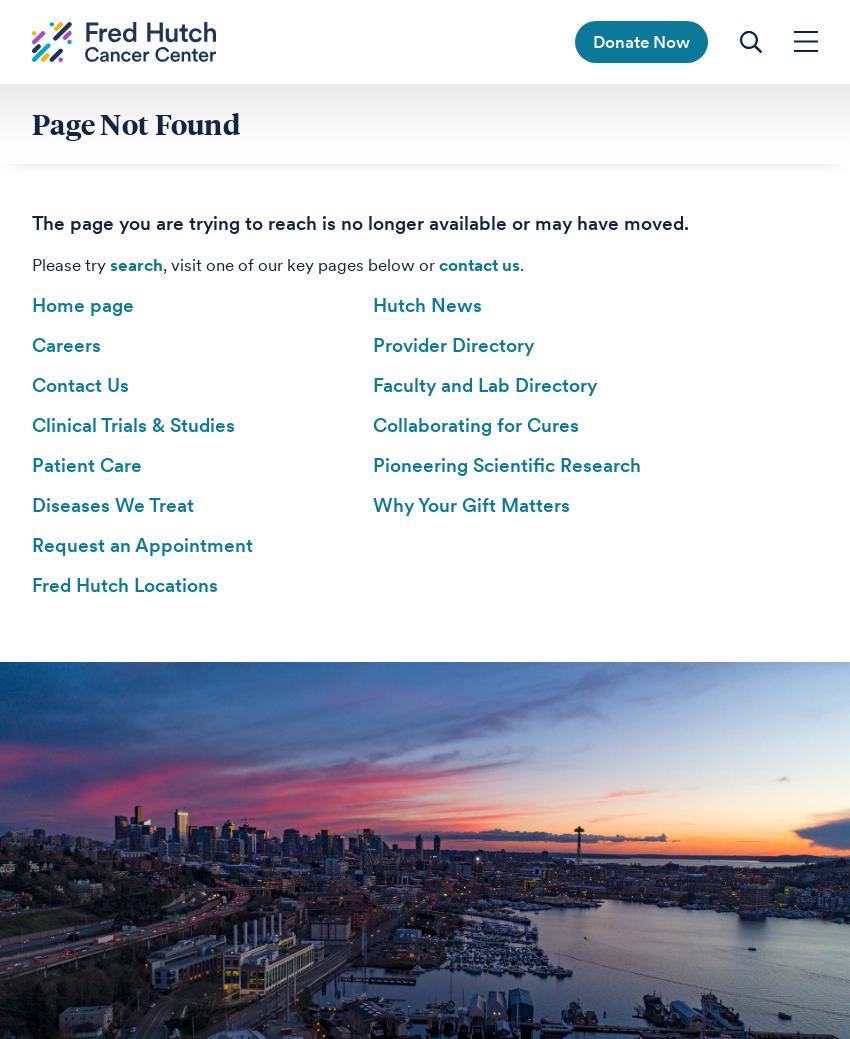 This screenshot has width=850, height=1039. Describe the element at coordinates (70, 265) in the screenshot. I see `'Please try'` at that location.